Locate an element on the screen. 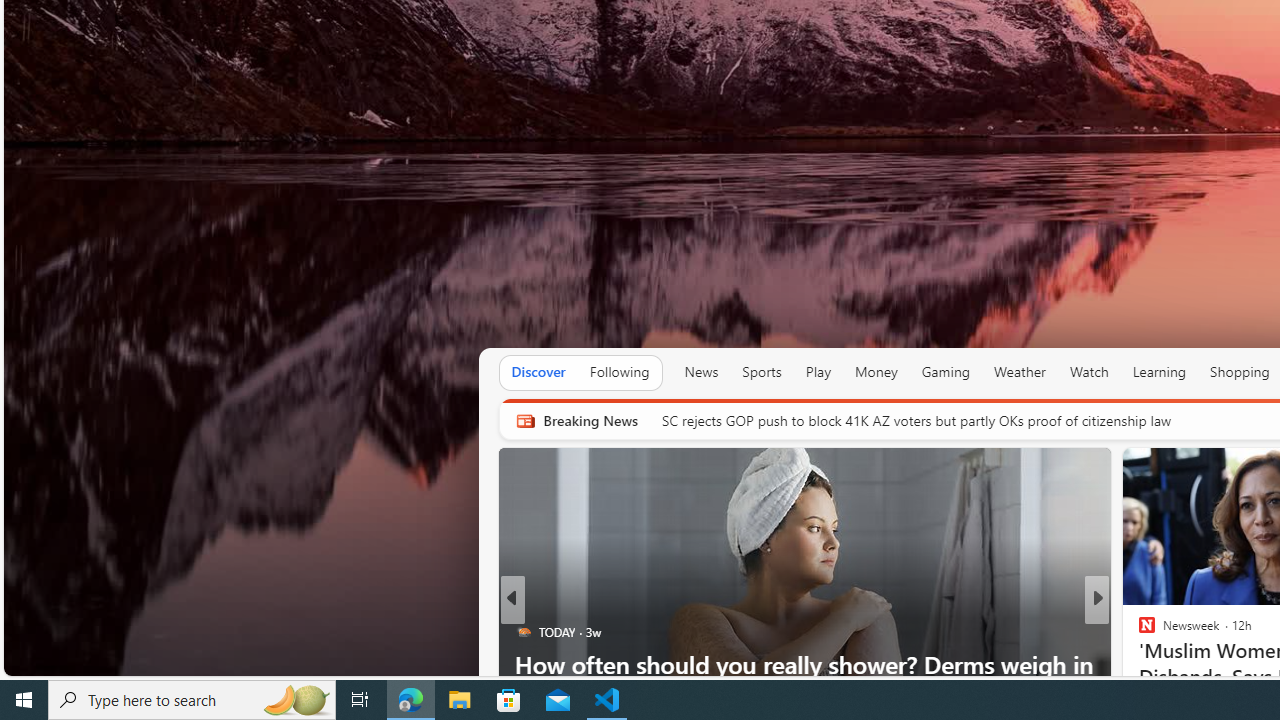 The image size is (1280, 720). 'The Takeout' is located at coordinates (1138, 632).